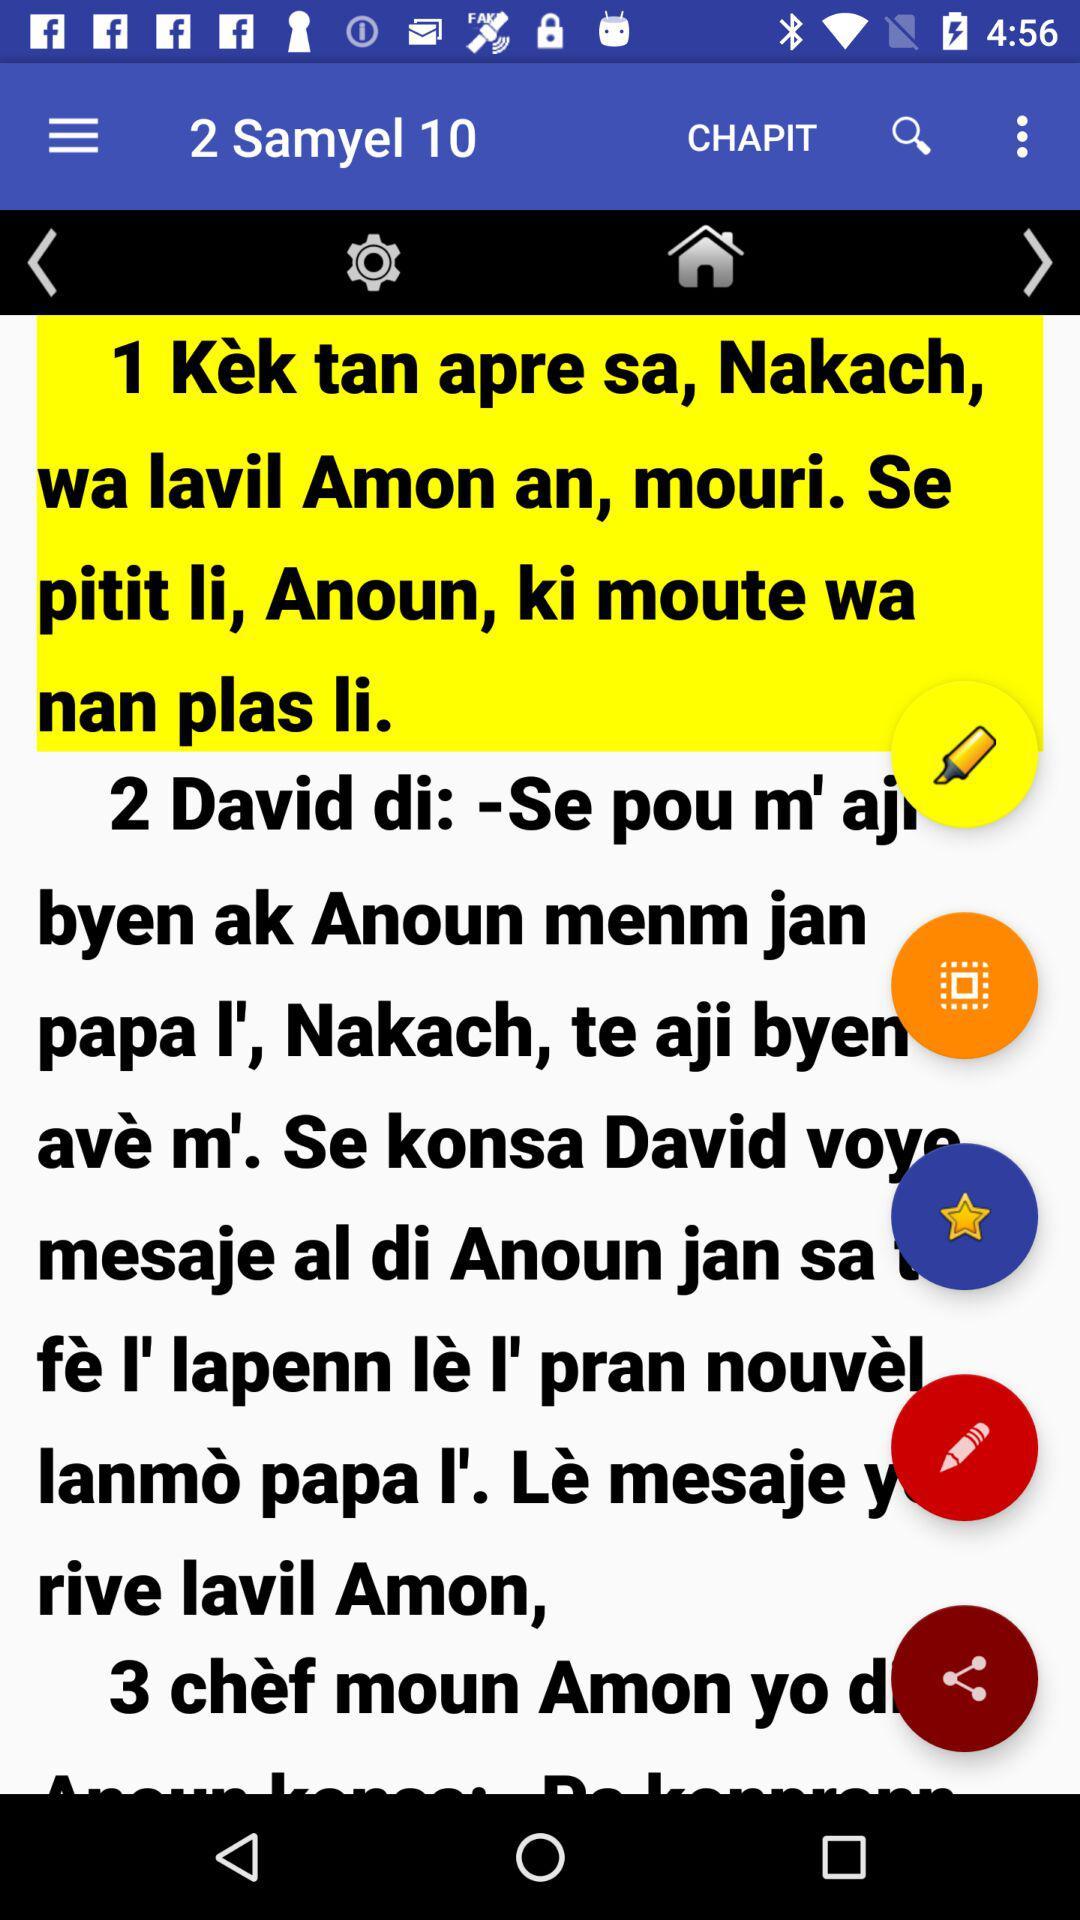 The width and height of the screenshot is (1080, 1920). I want to click on item to the right of the 2 samyel 10, so click(752, 135).